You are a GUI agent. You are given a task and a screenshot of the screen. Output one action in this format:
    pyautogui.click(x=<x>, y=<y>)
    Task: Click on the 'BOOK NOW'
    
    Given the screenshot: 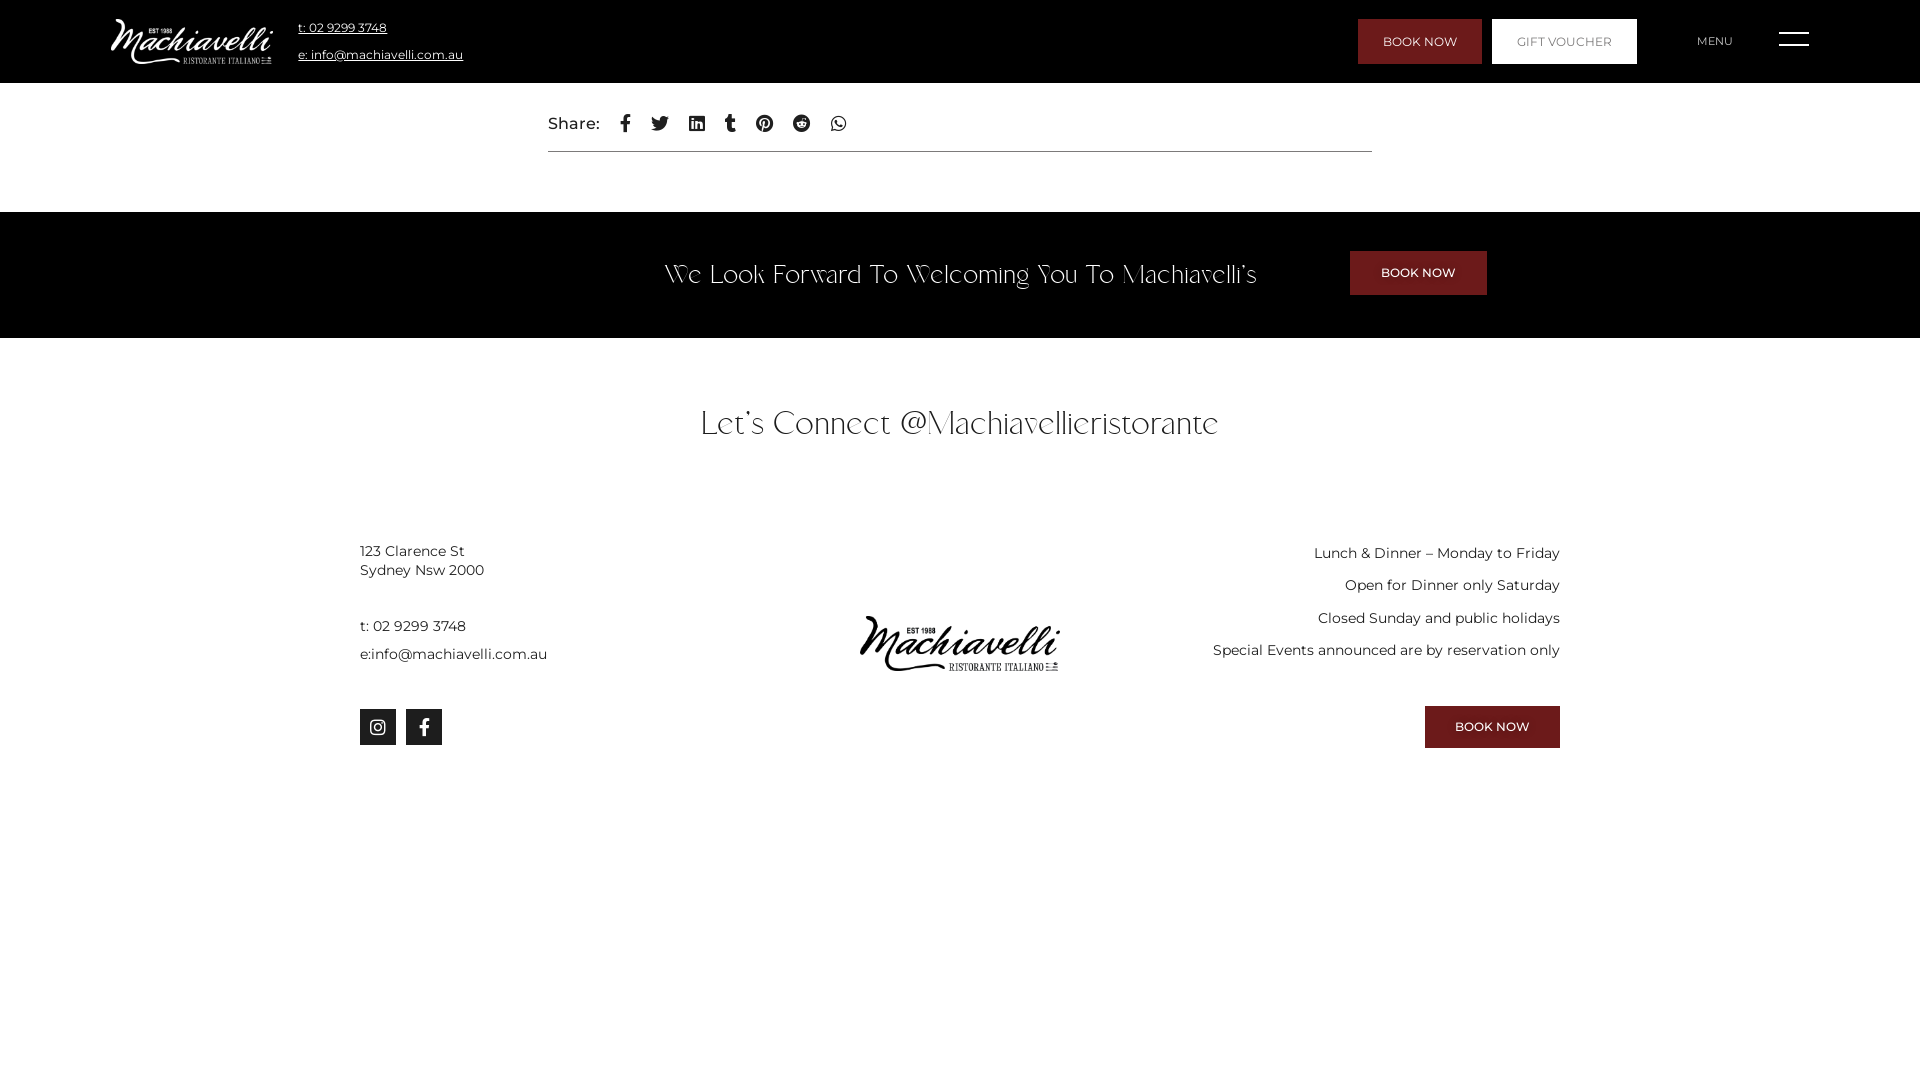 What is the action you would take?
    pyautogui.click(x=1419, y=41)
    